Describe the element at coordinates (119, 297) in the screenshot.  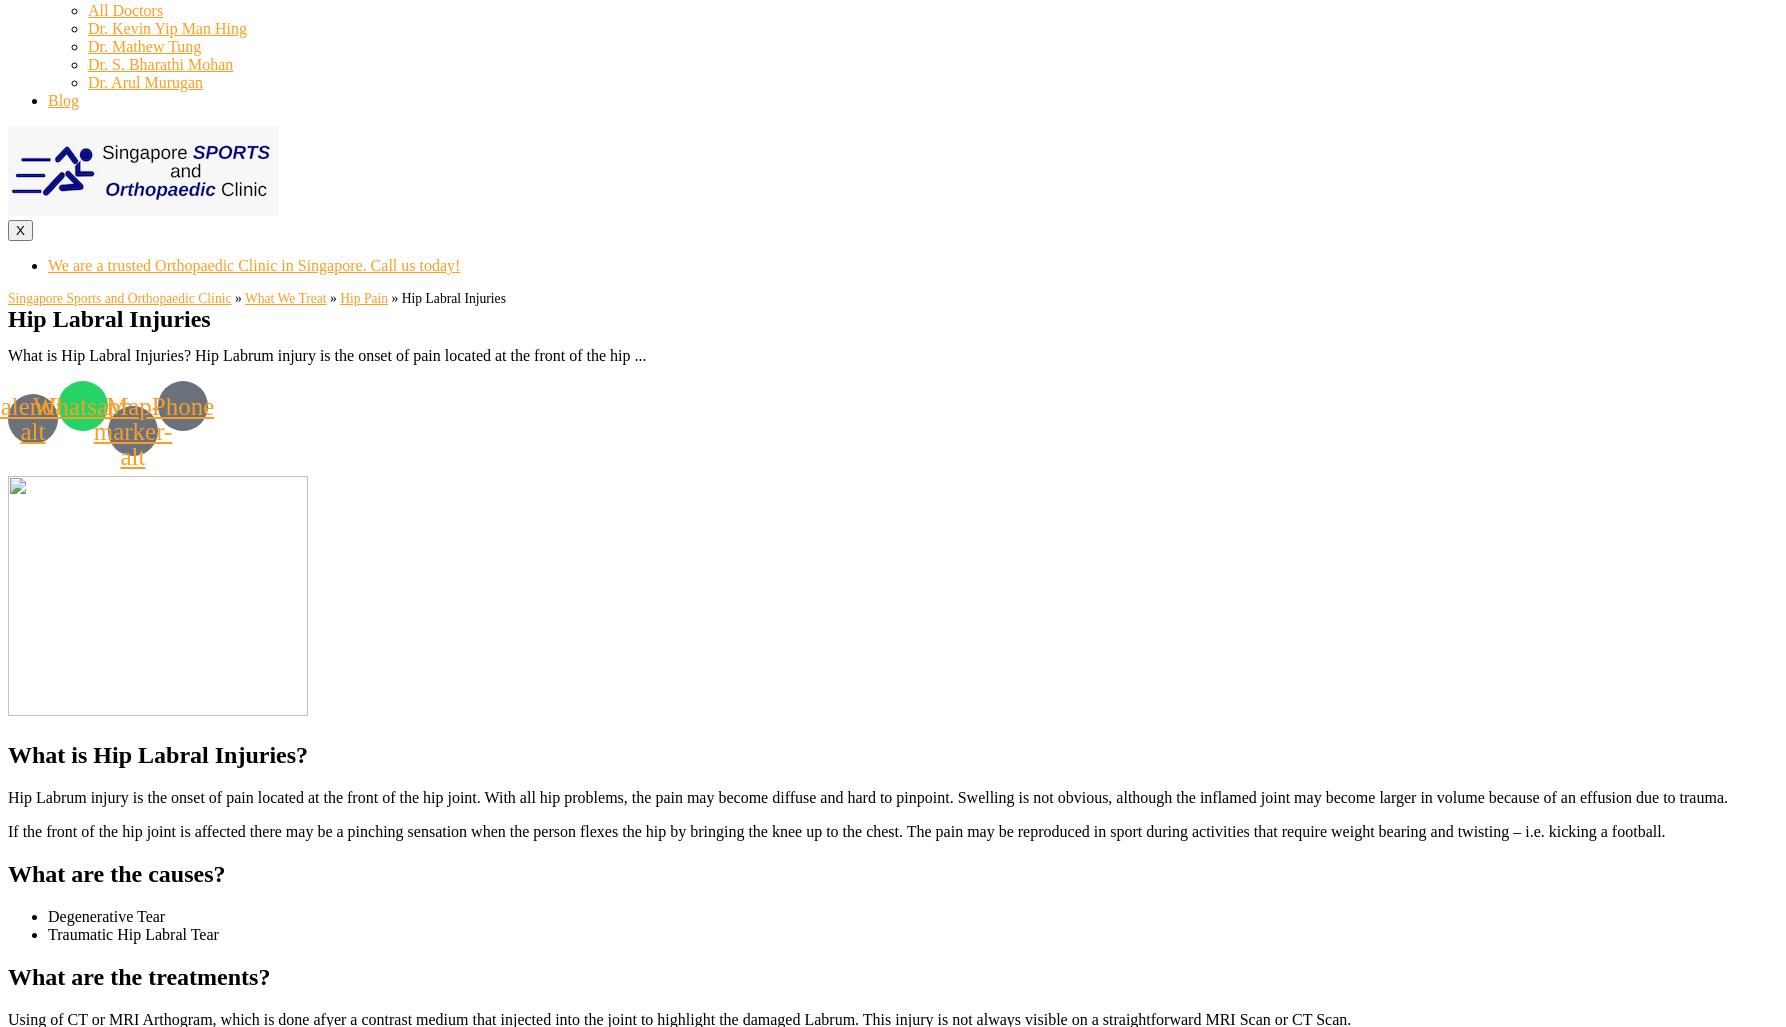
I see `'Singapore Sports and Orthopaedic Clinic'` at that location.